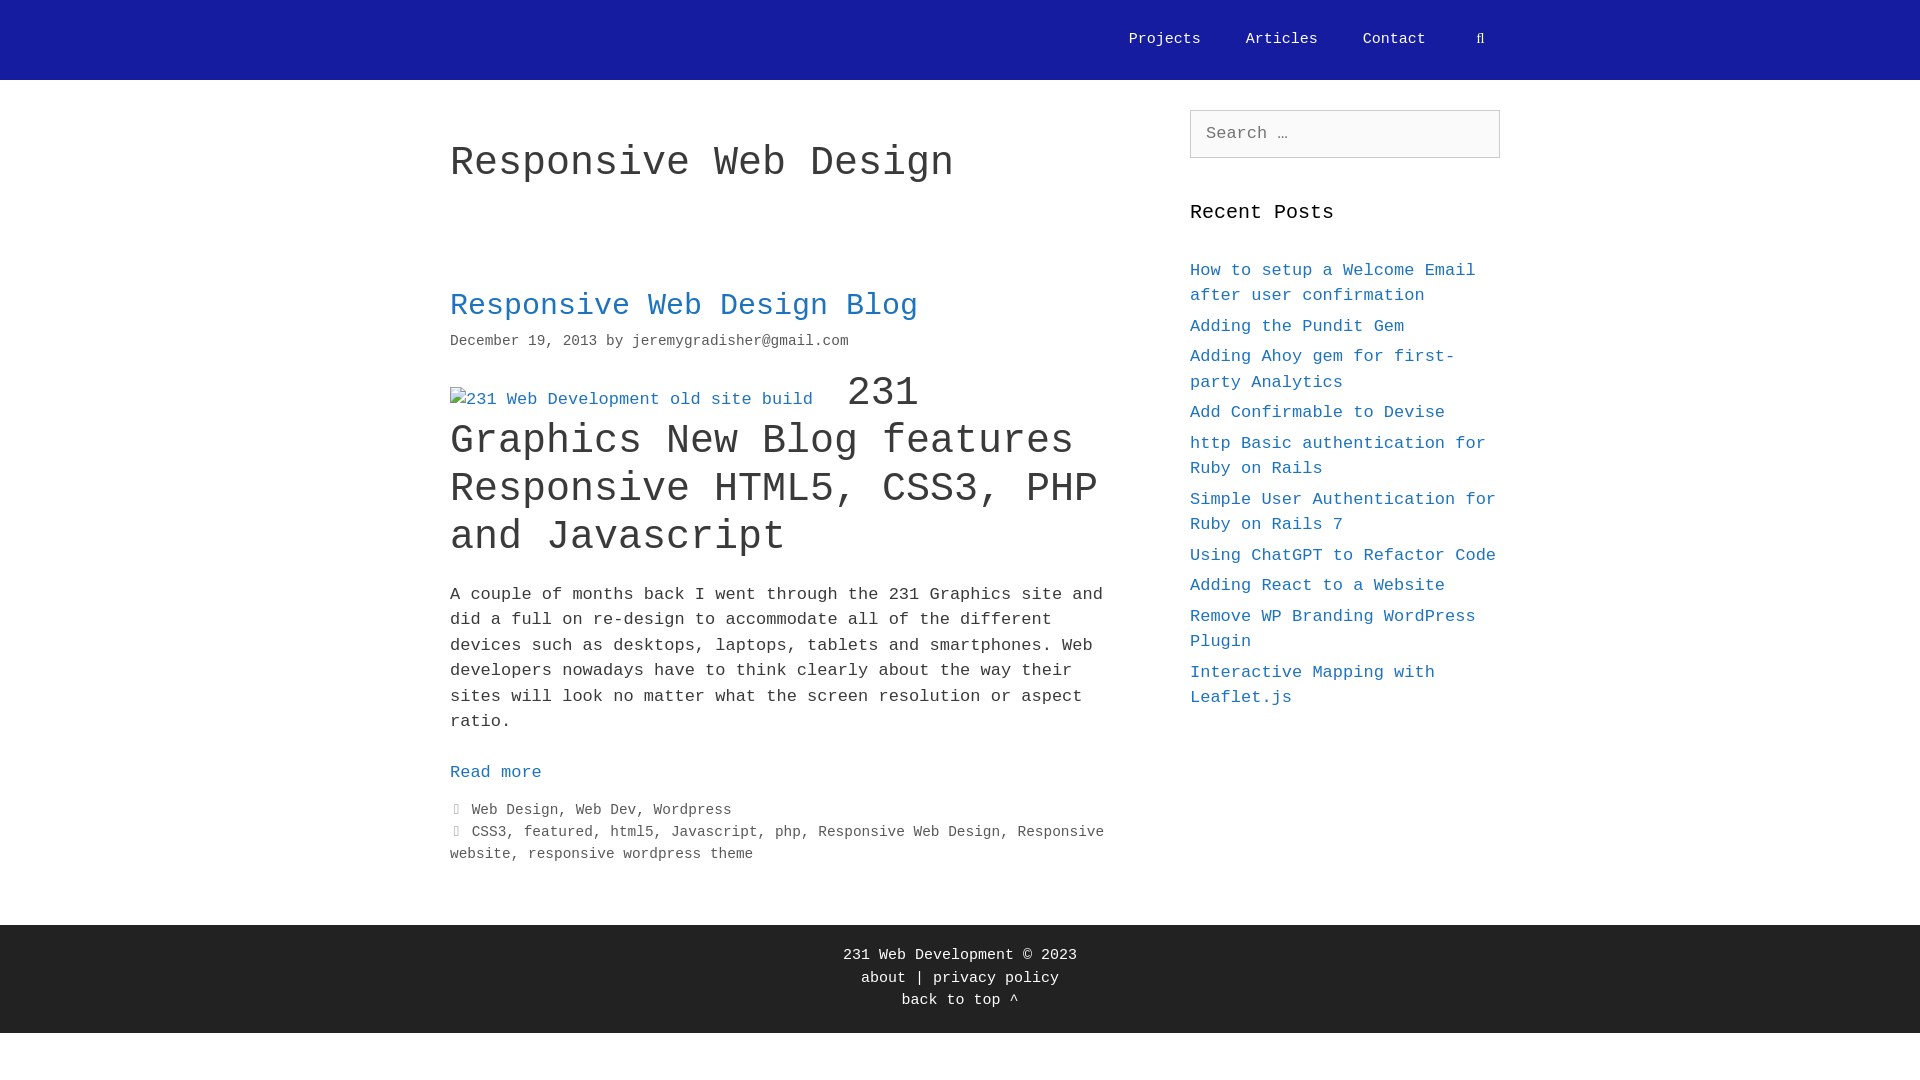  What do you see at coordinates (1333, 627) in the screenshot?
I see `'Remove WP Branding WordPress Plugin'` at bounding box center [1333, 627].